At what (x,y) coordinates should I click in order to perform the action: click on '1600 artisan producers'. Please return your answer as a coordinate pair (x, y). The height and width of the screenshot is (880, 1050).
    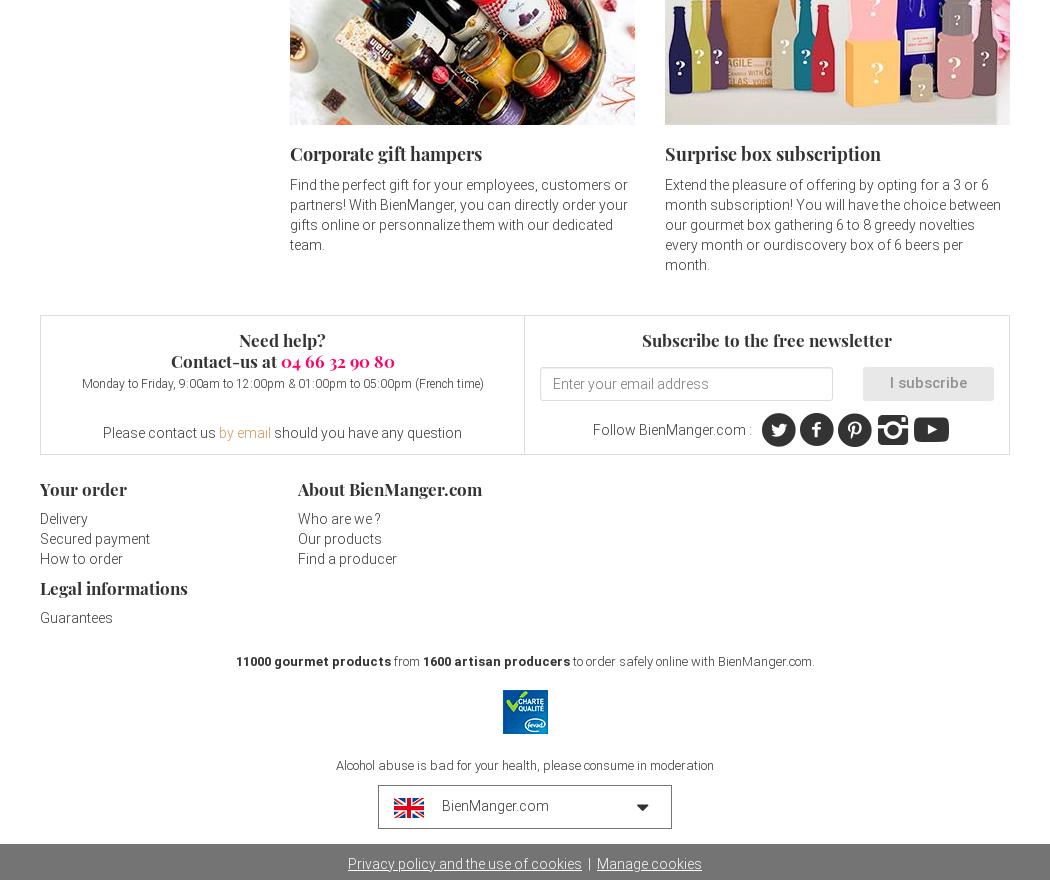
    Looking at the image, I should click on (494, 660).